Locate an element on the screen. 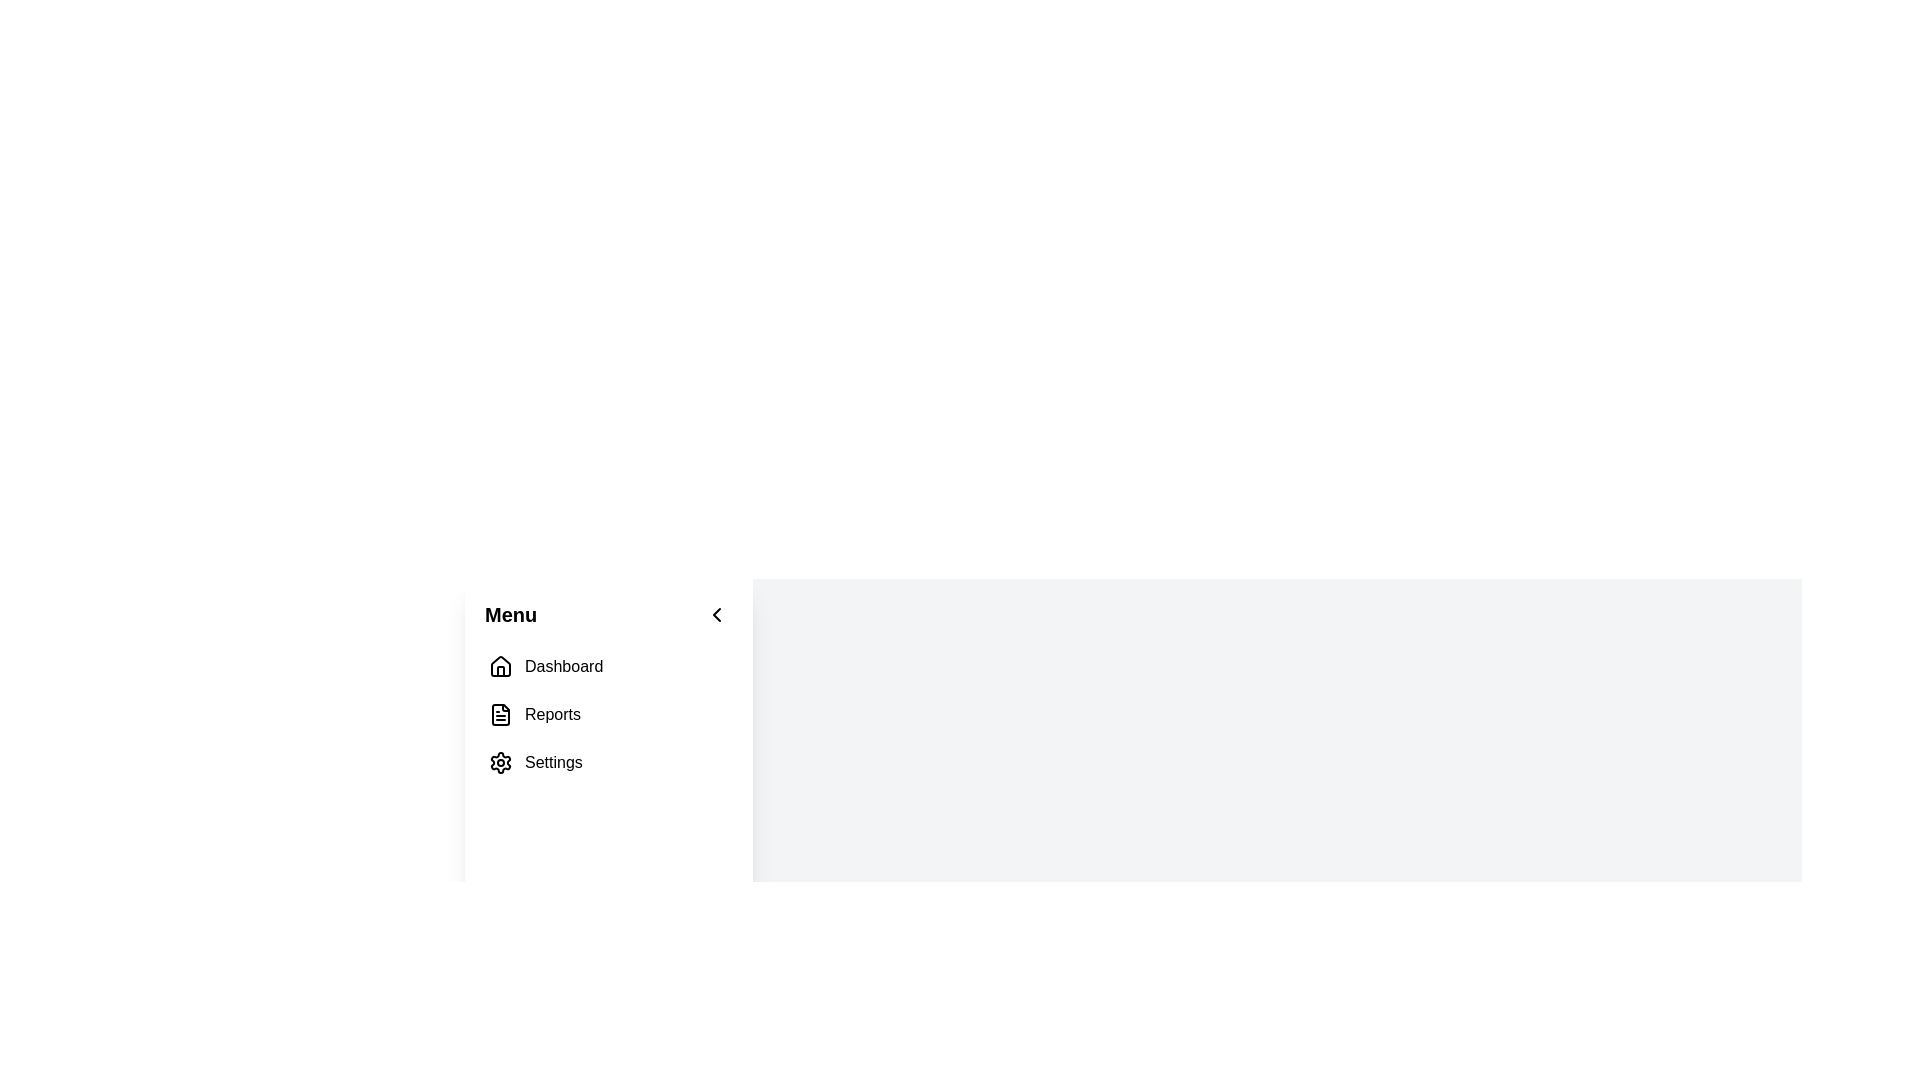 The height and width of the screenshot is (1080, 1920). the first item in the left-side navigation menu labeled 'Dashboard' is located at coordinates (608, 667).